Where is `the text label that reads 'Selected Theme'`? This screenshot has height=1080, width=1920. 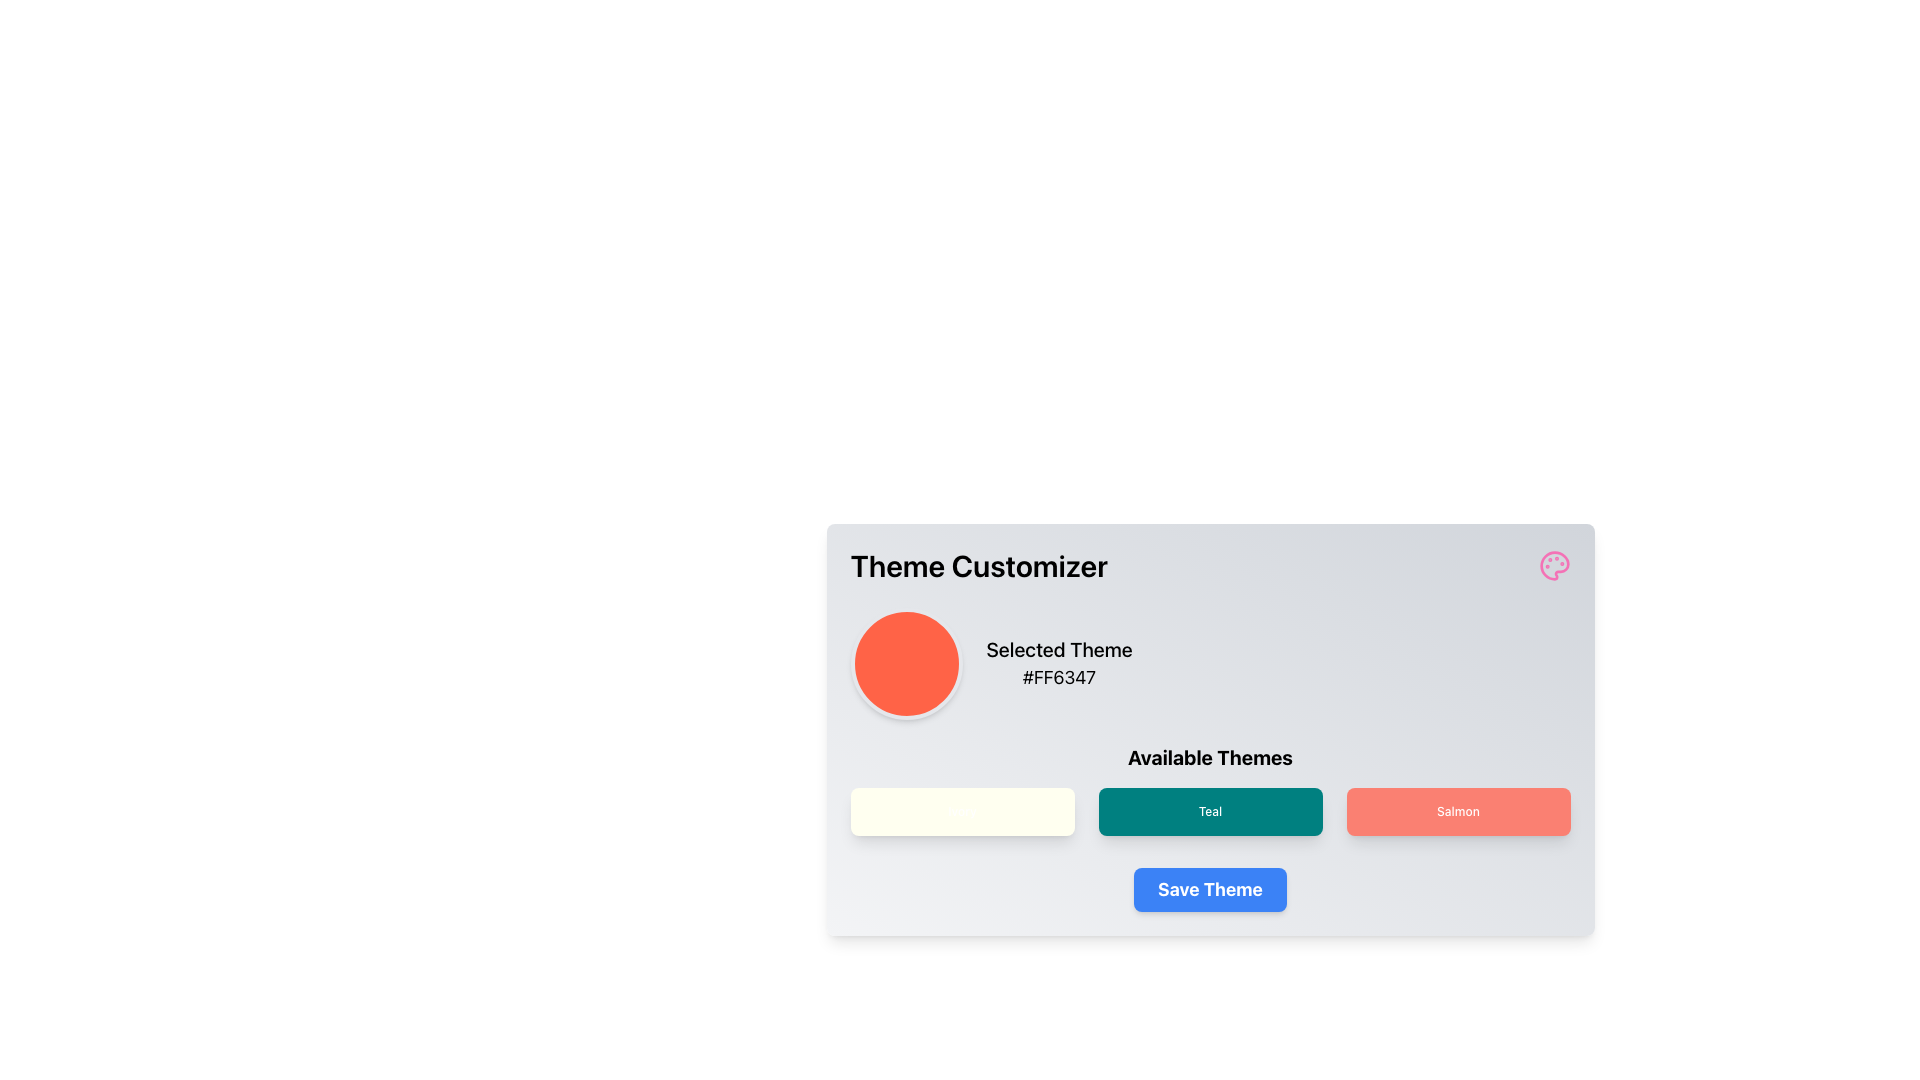 the text label that reads 'Selected Theme' is located at coordinates (1058, 663).